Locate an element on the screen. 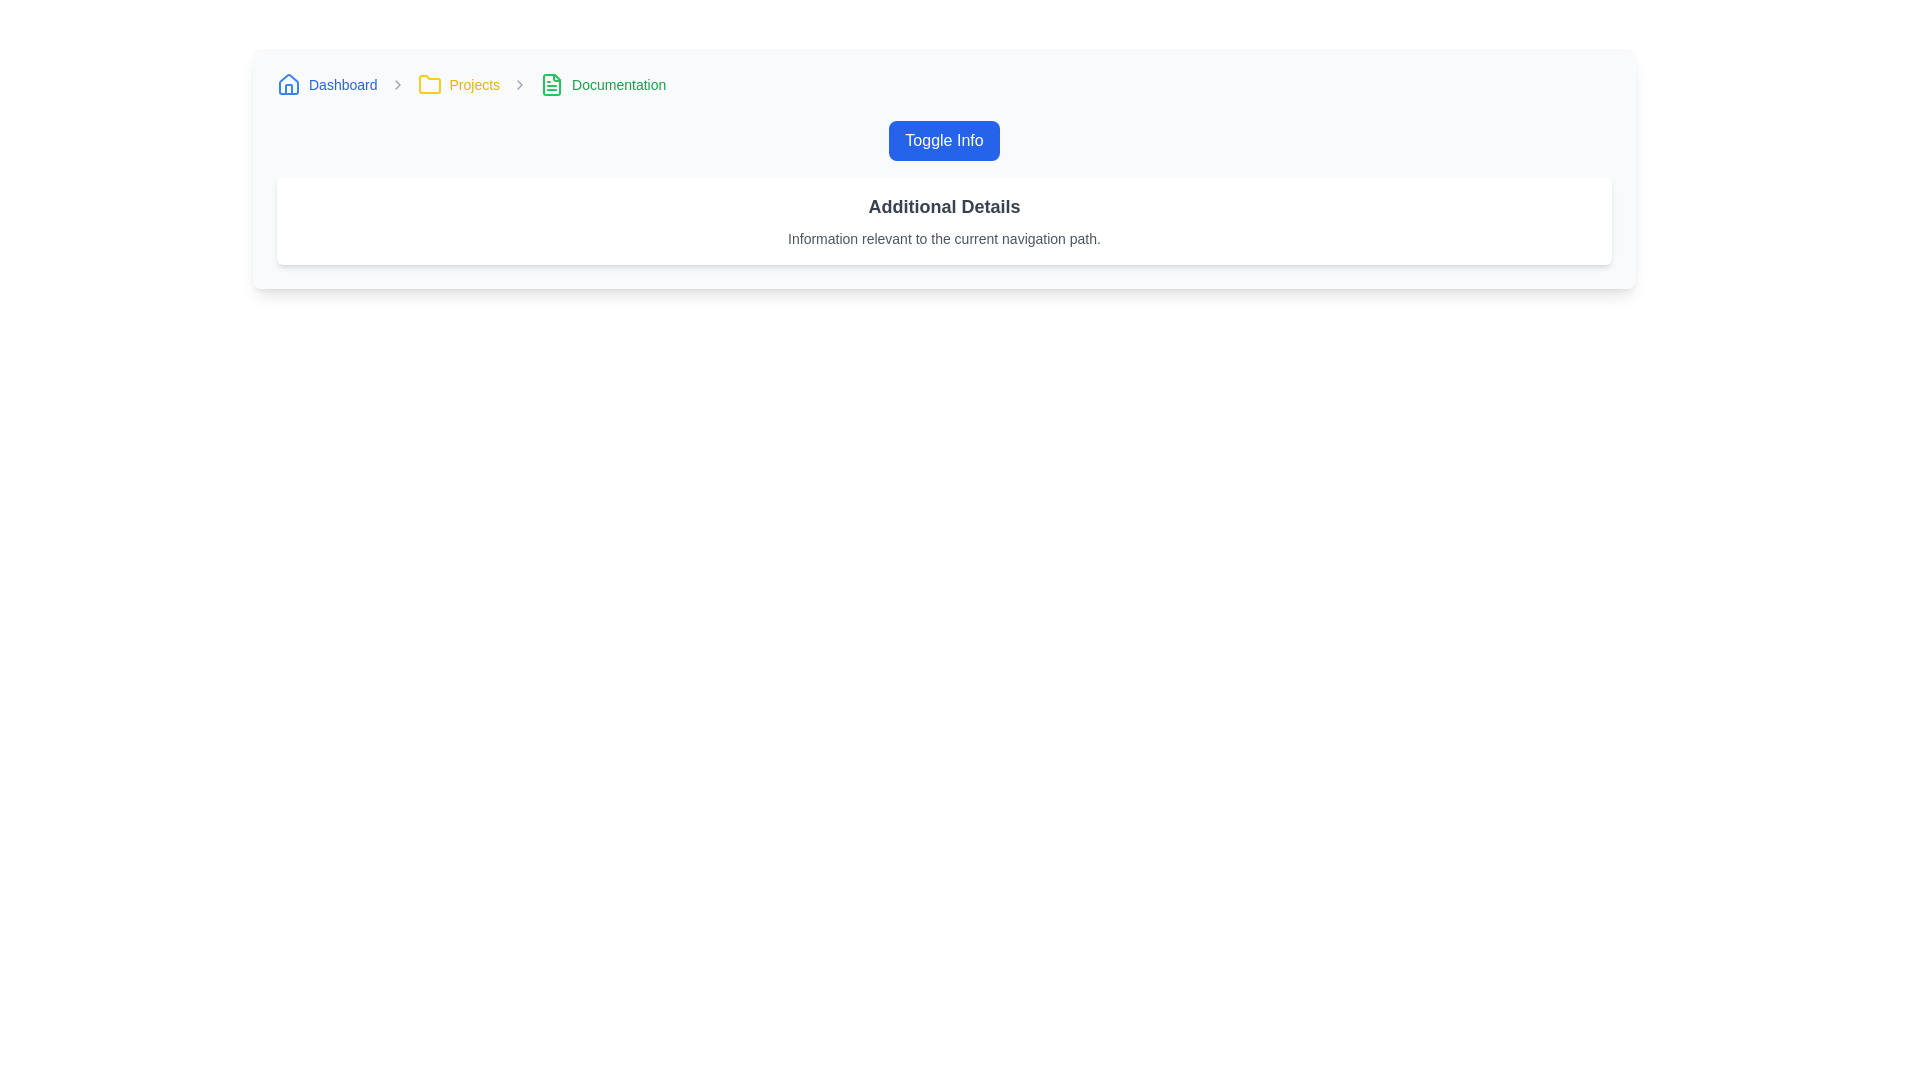 The image size is (1920, 1080). the decorative graphic representing the door of the house icon located at the bottom center of the navigation bar is located at coordinates (287, 88).